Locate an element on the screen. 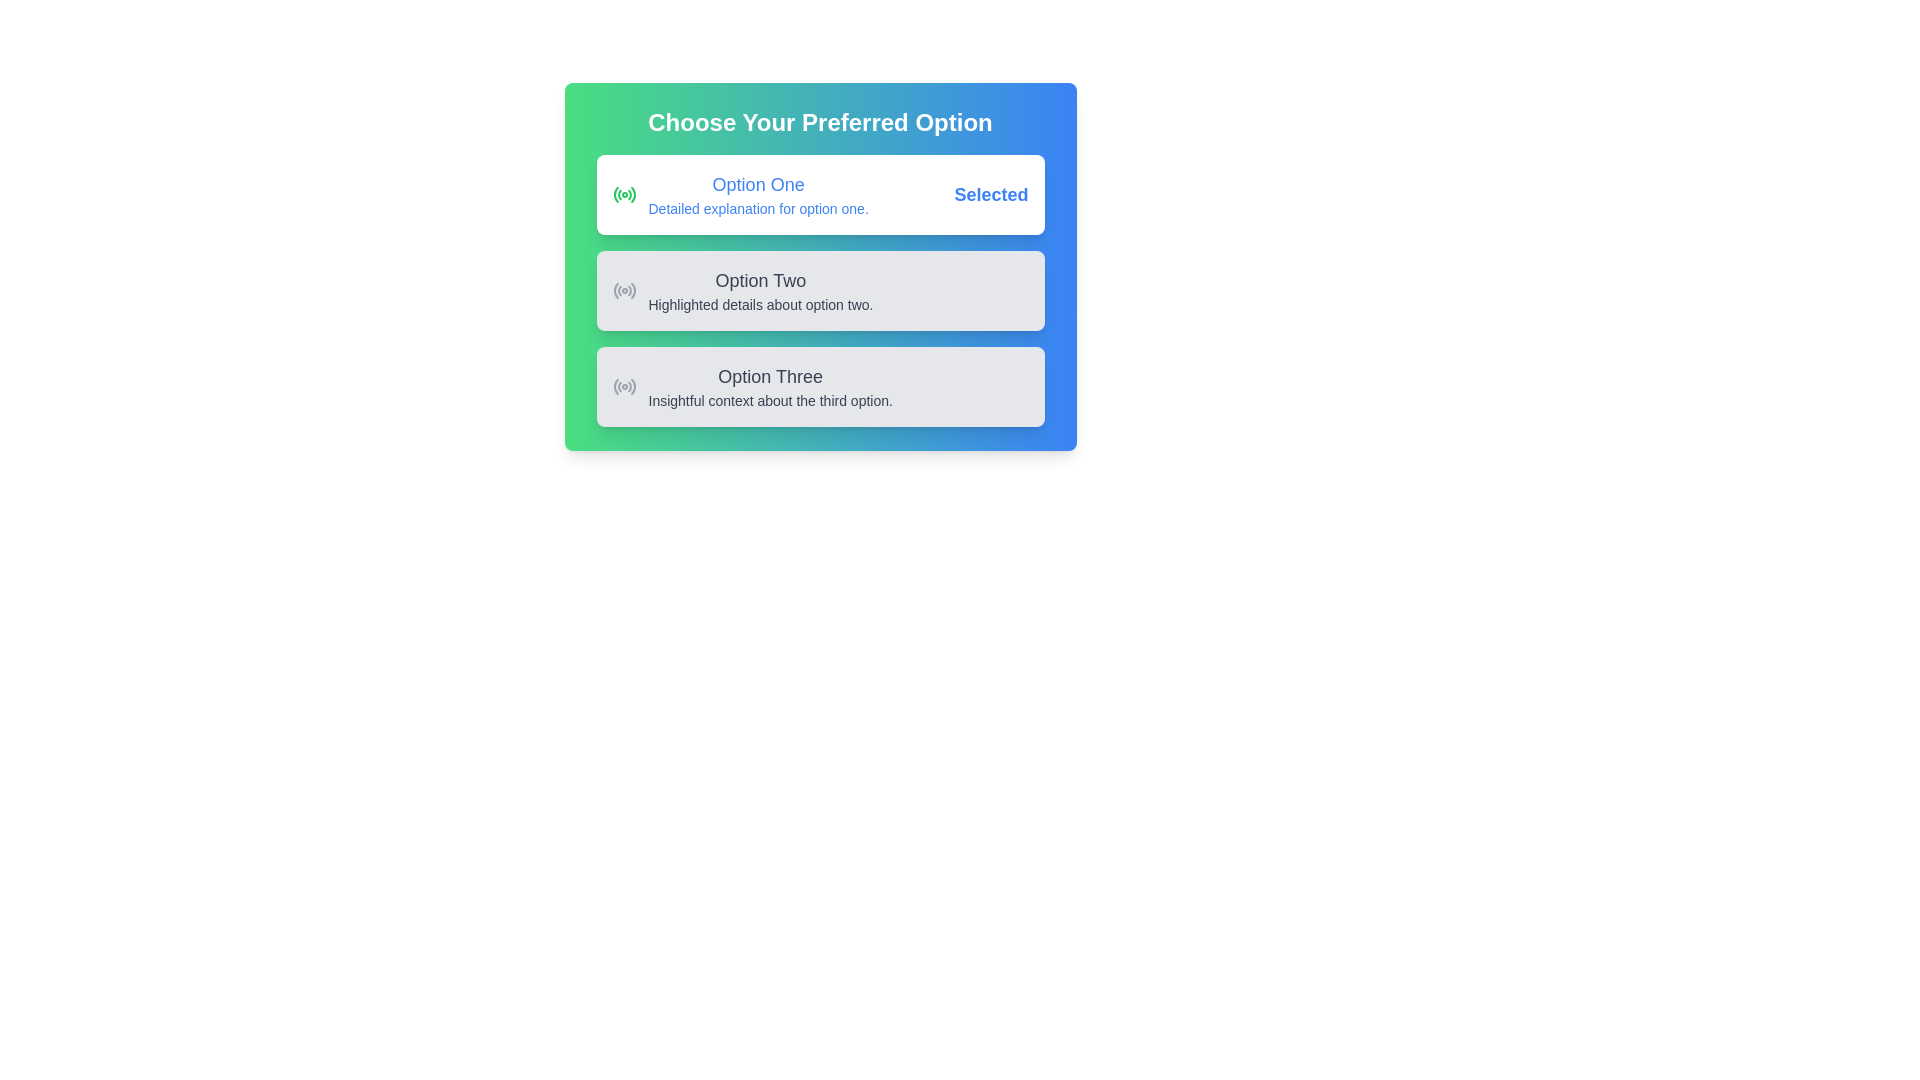  the Radio button icon is located at coordinates (623, 386).